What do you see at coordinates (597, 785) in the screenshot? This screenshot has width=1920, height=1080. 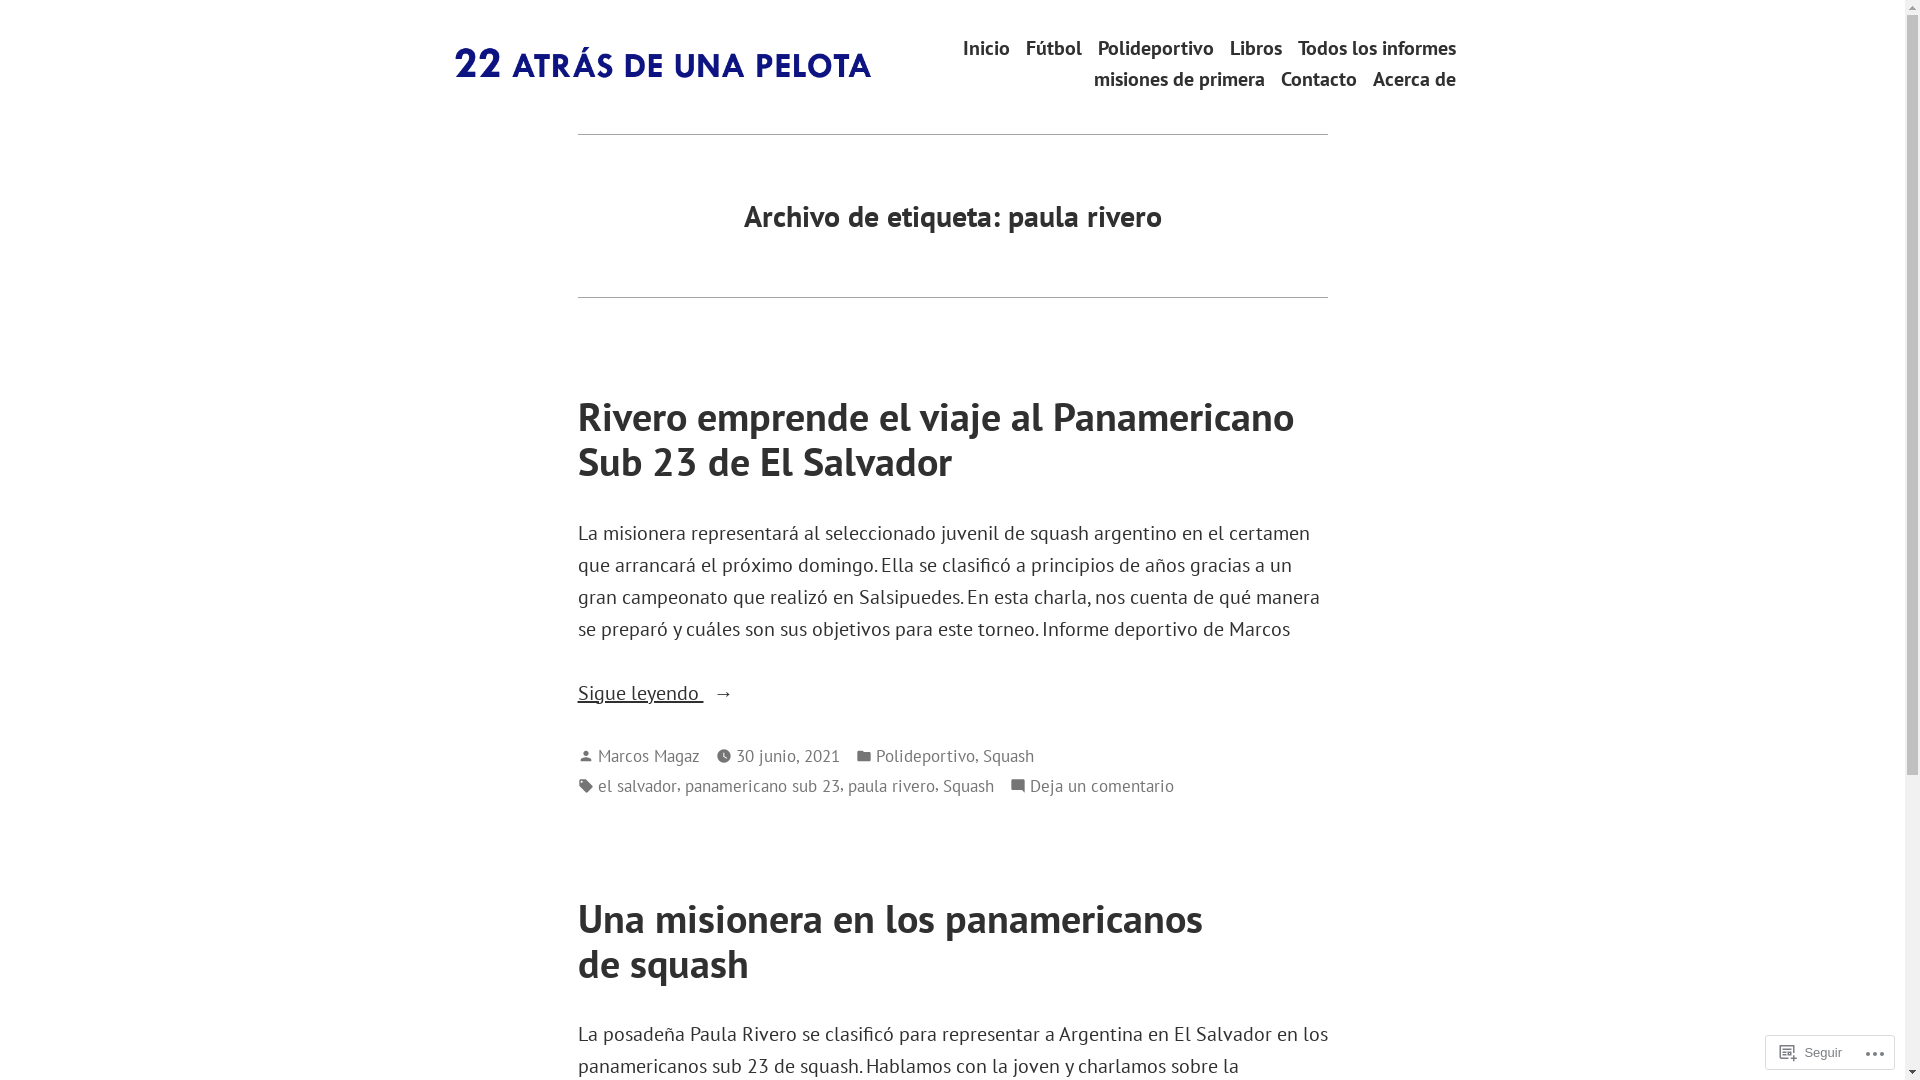 I see `'el salvador'` at bounding box center [597, 785].